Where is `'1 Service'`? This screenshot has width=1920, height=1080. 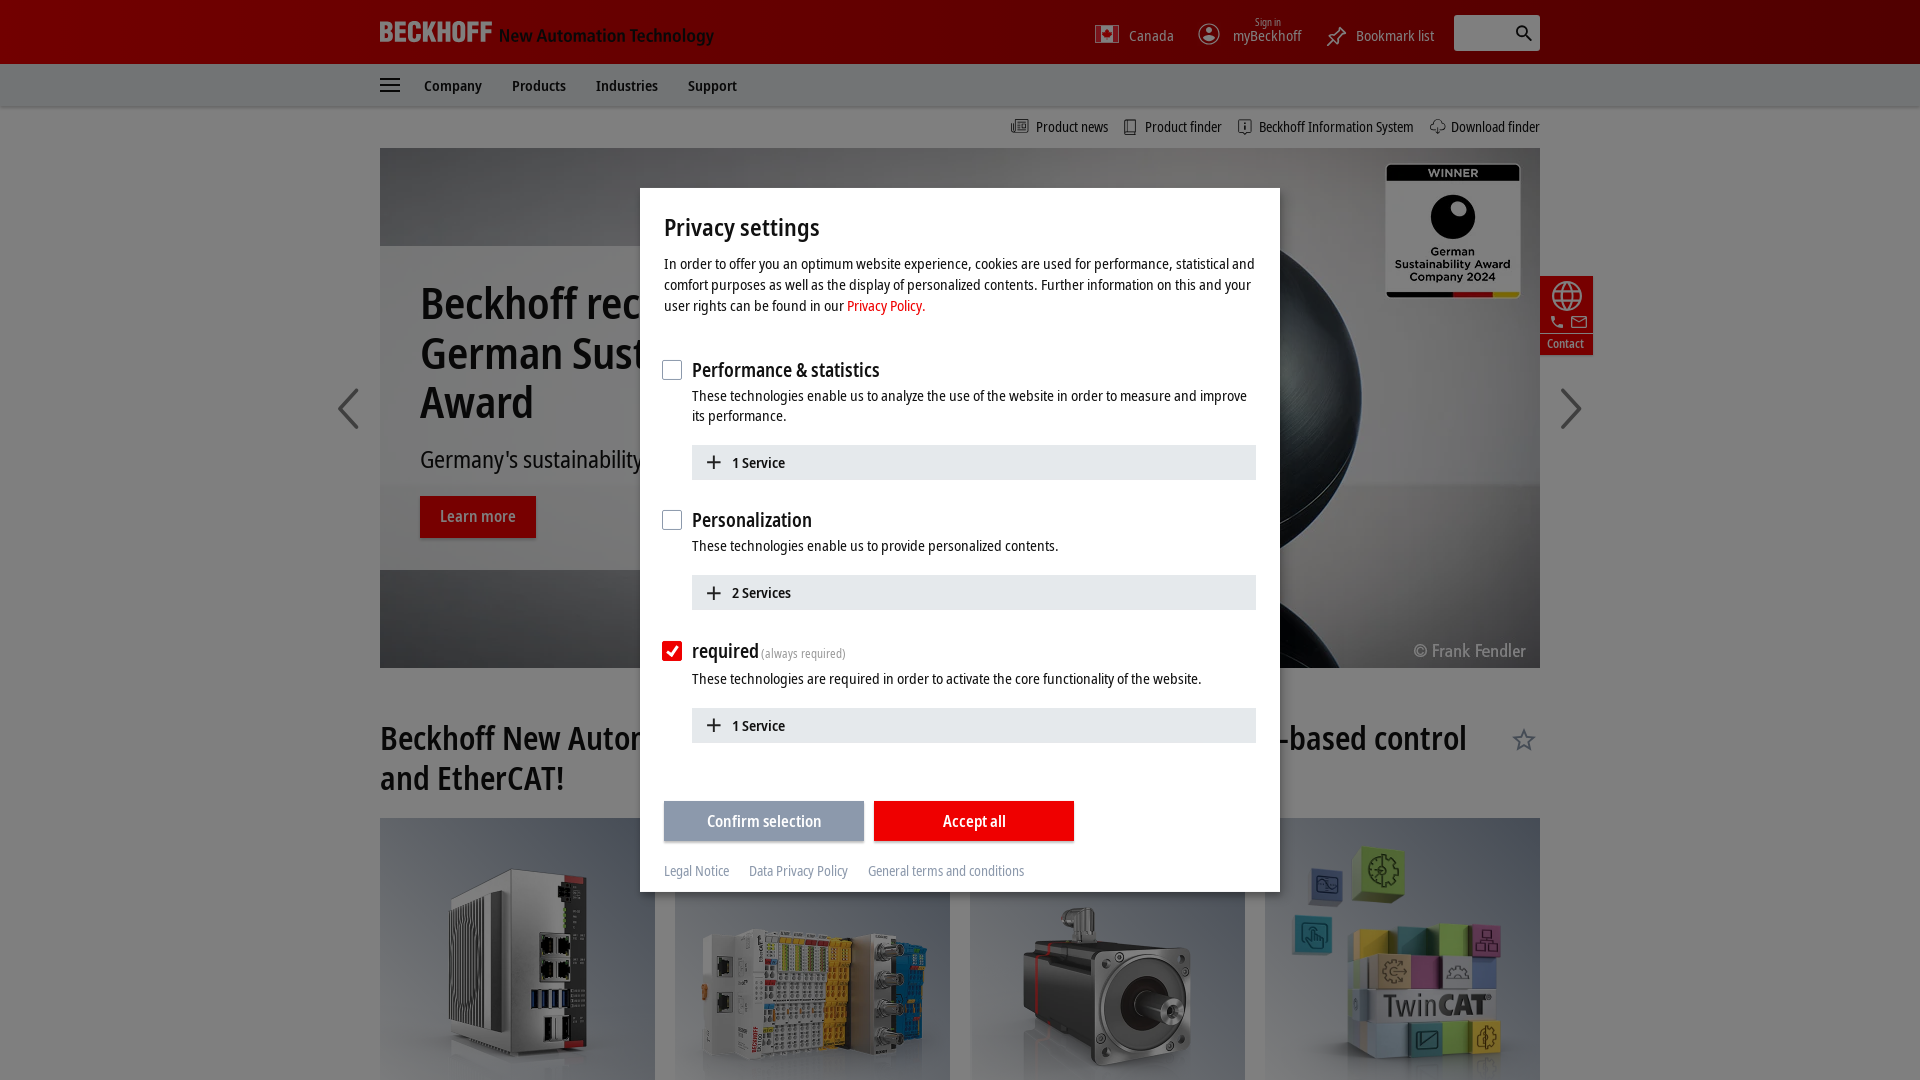
'1 Service' is located at coordinates (974, 461).